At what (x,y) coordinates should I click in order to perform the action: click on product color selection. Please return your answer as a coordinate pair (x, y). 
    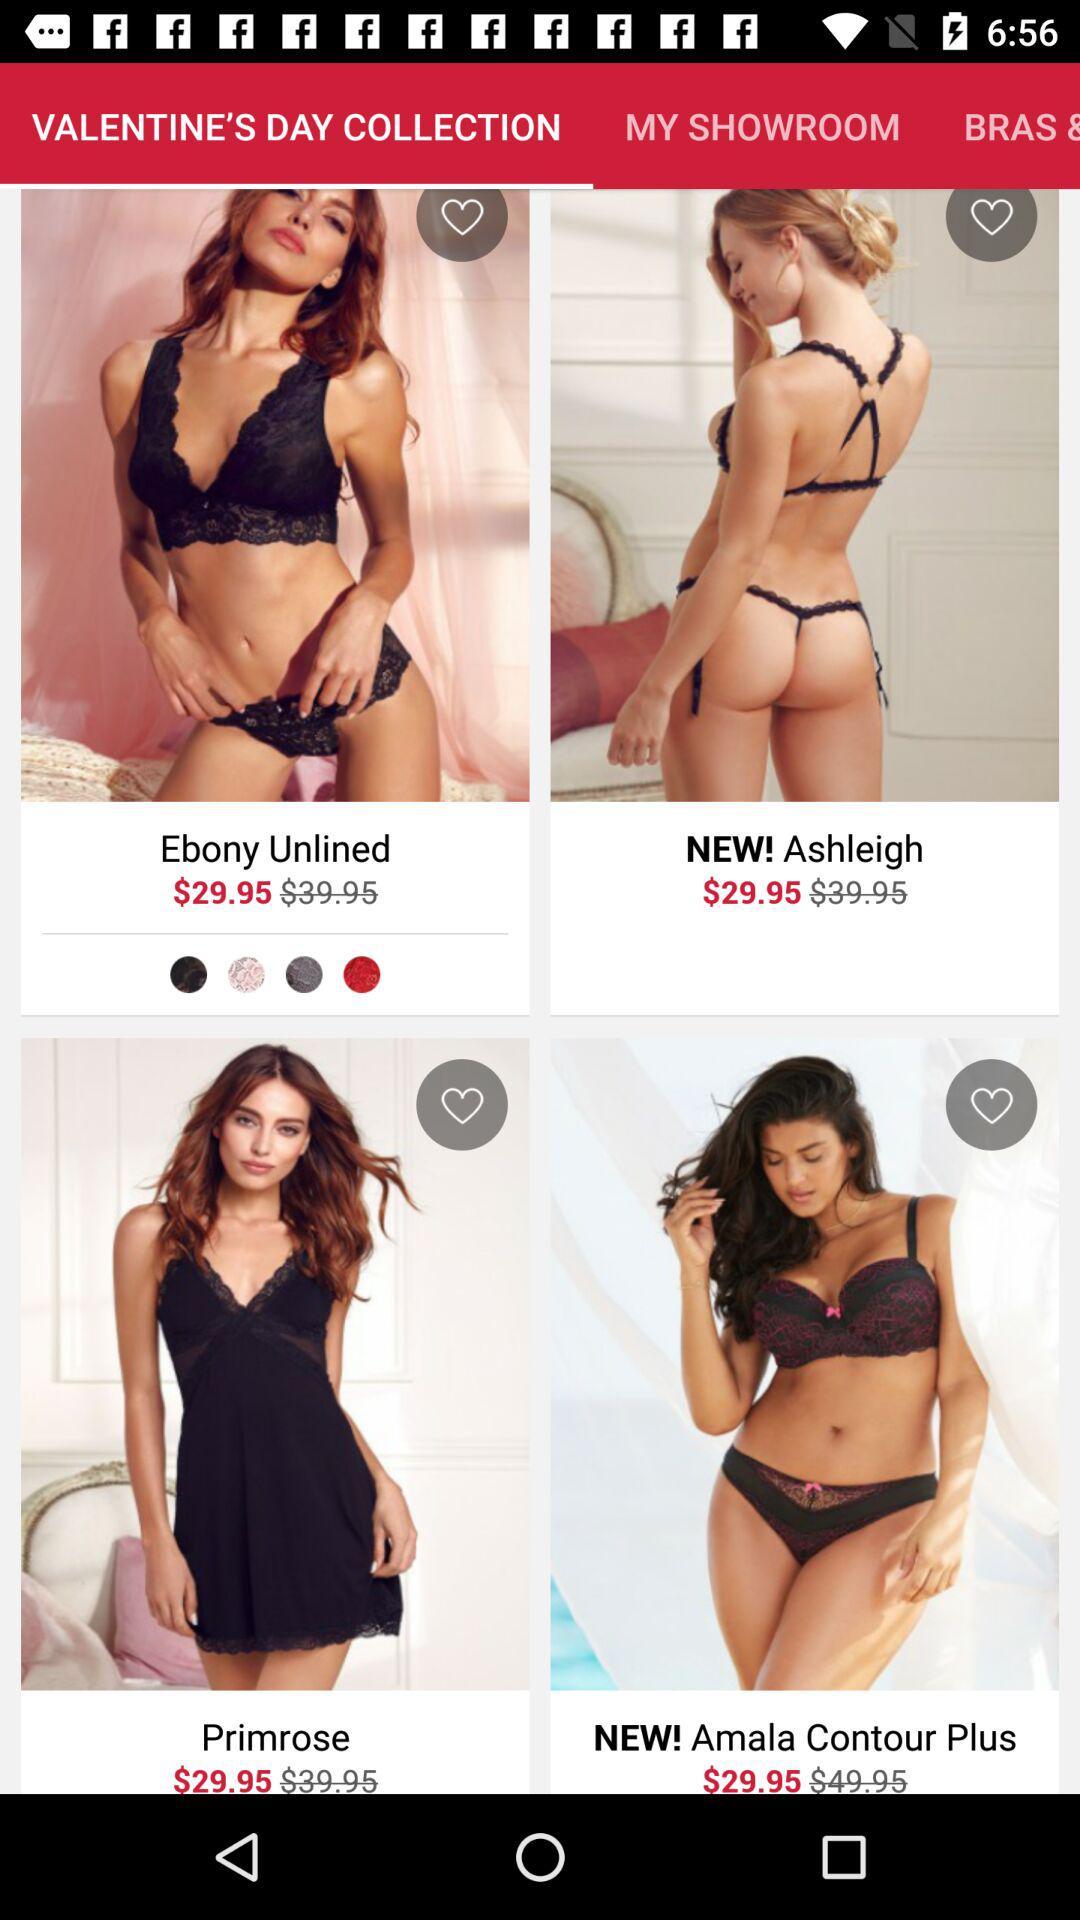
    Looking at the image, I should click on (188, 974).